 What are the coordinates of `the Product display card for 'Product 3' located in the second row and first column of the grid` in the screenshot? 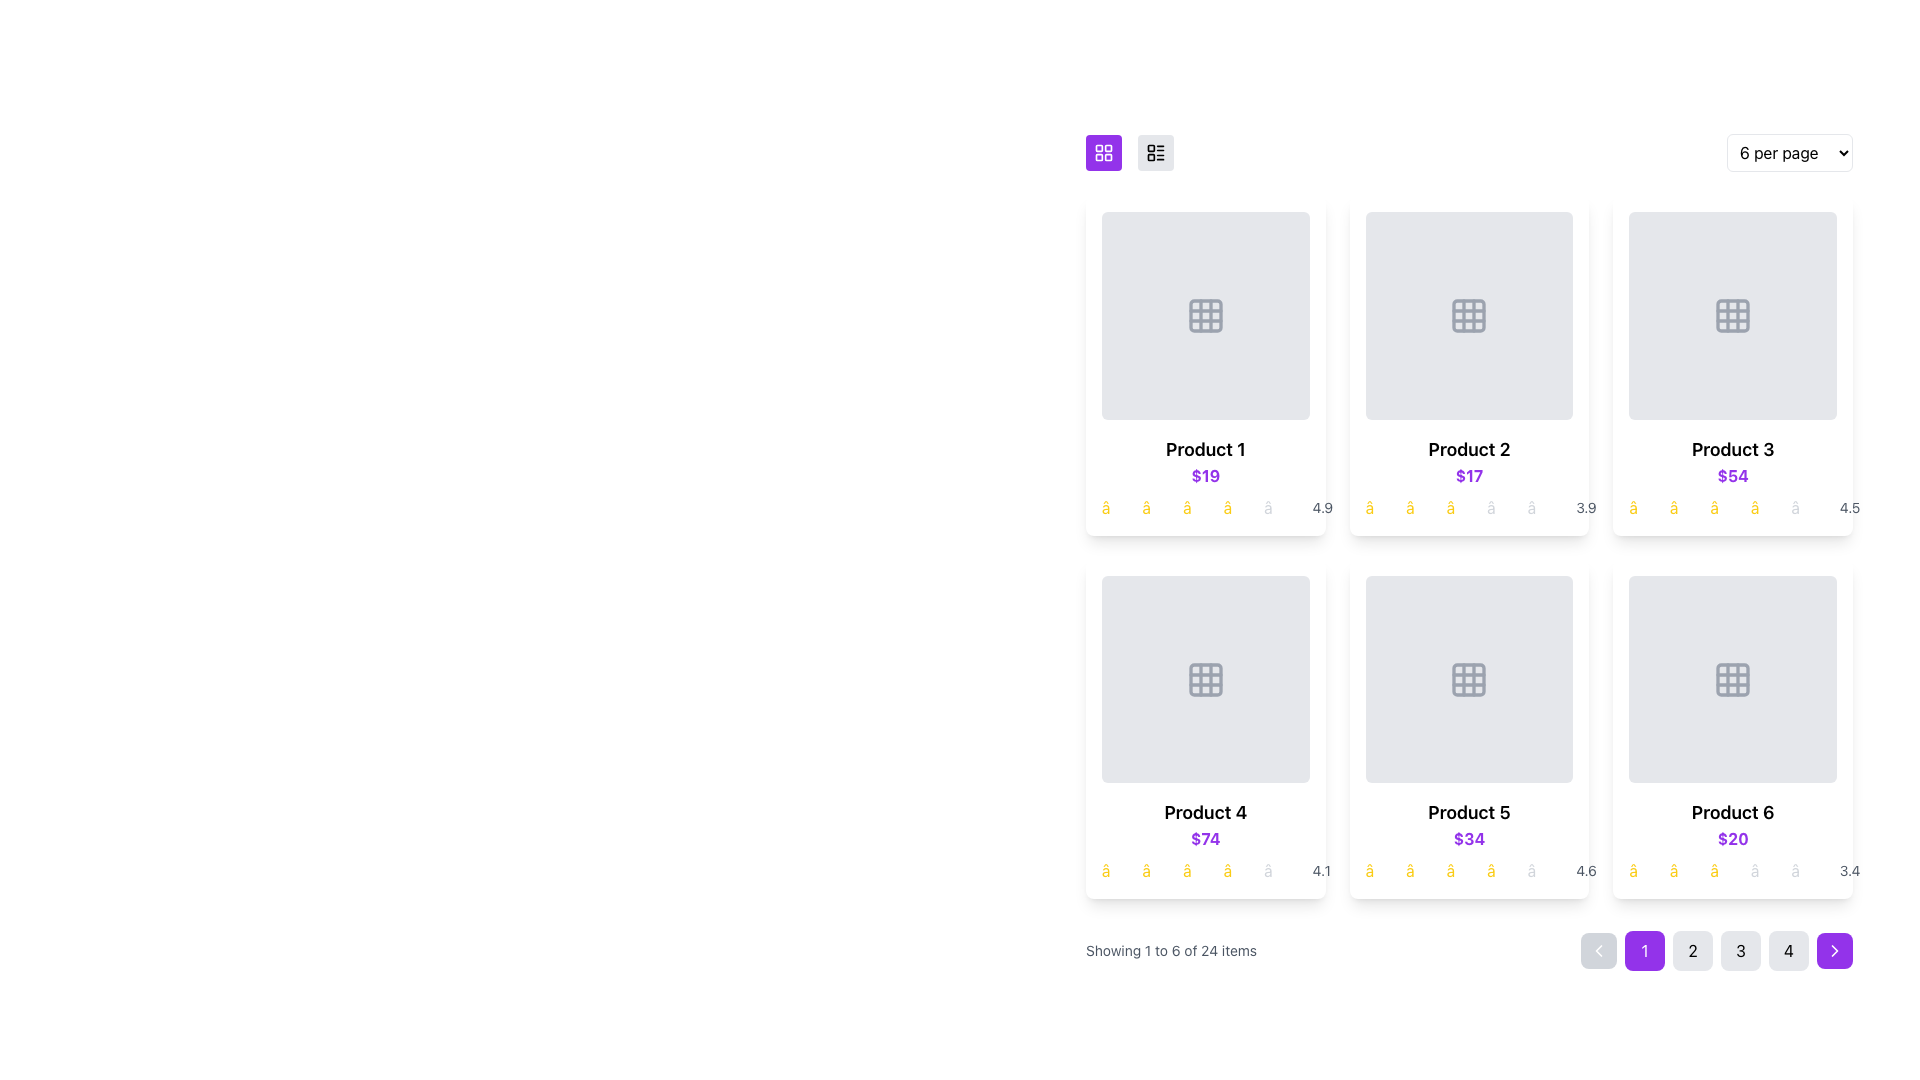 It's located at (1732, 477).